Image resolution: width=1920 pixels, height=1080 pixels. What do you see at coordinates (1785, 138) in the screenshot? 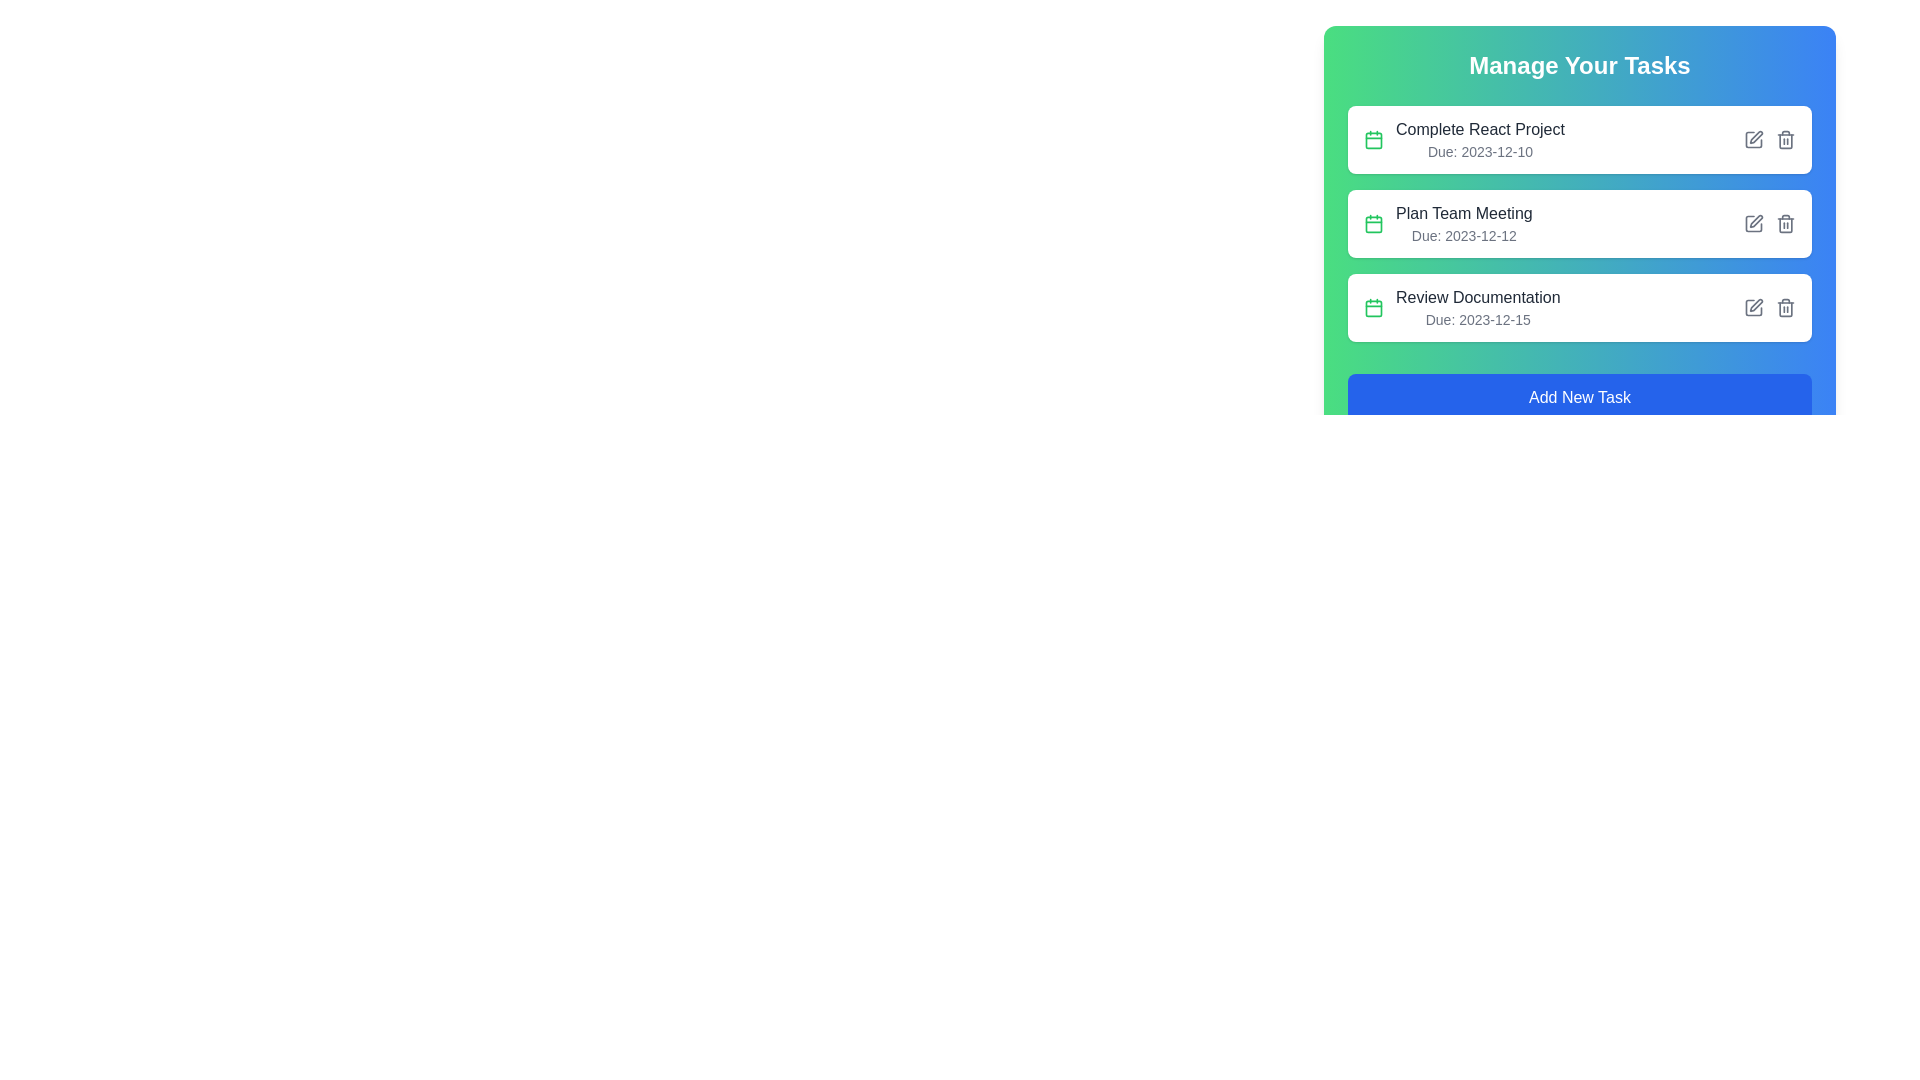
I see `the trash bin icon button, which is styled in grayscale and located at the rightmost side of the 'Complete React Project' task entry` at bounding box center [1785, 138].